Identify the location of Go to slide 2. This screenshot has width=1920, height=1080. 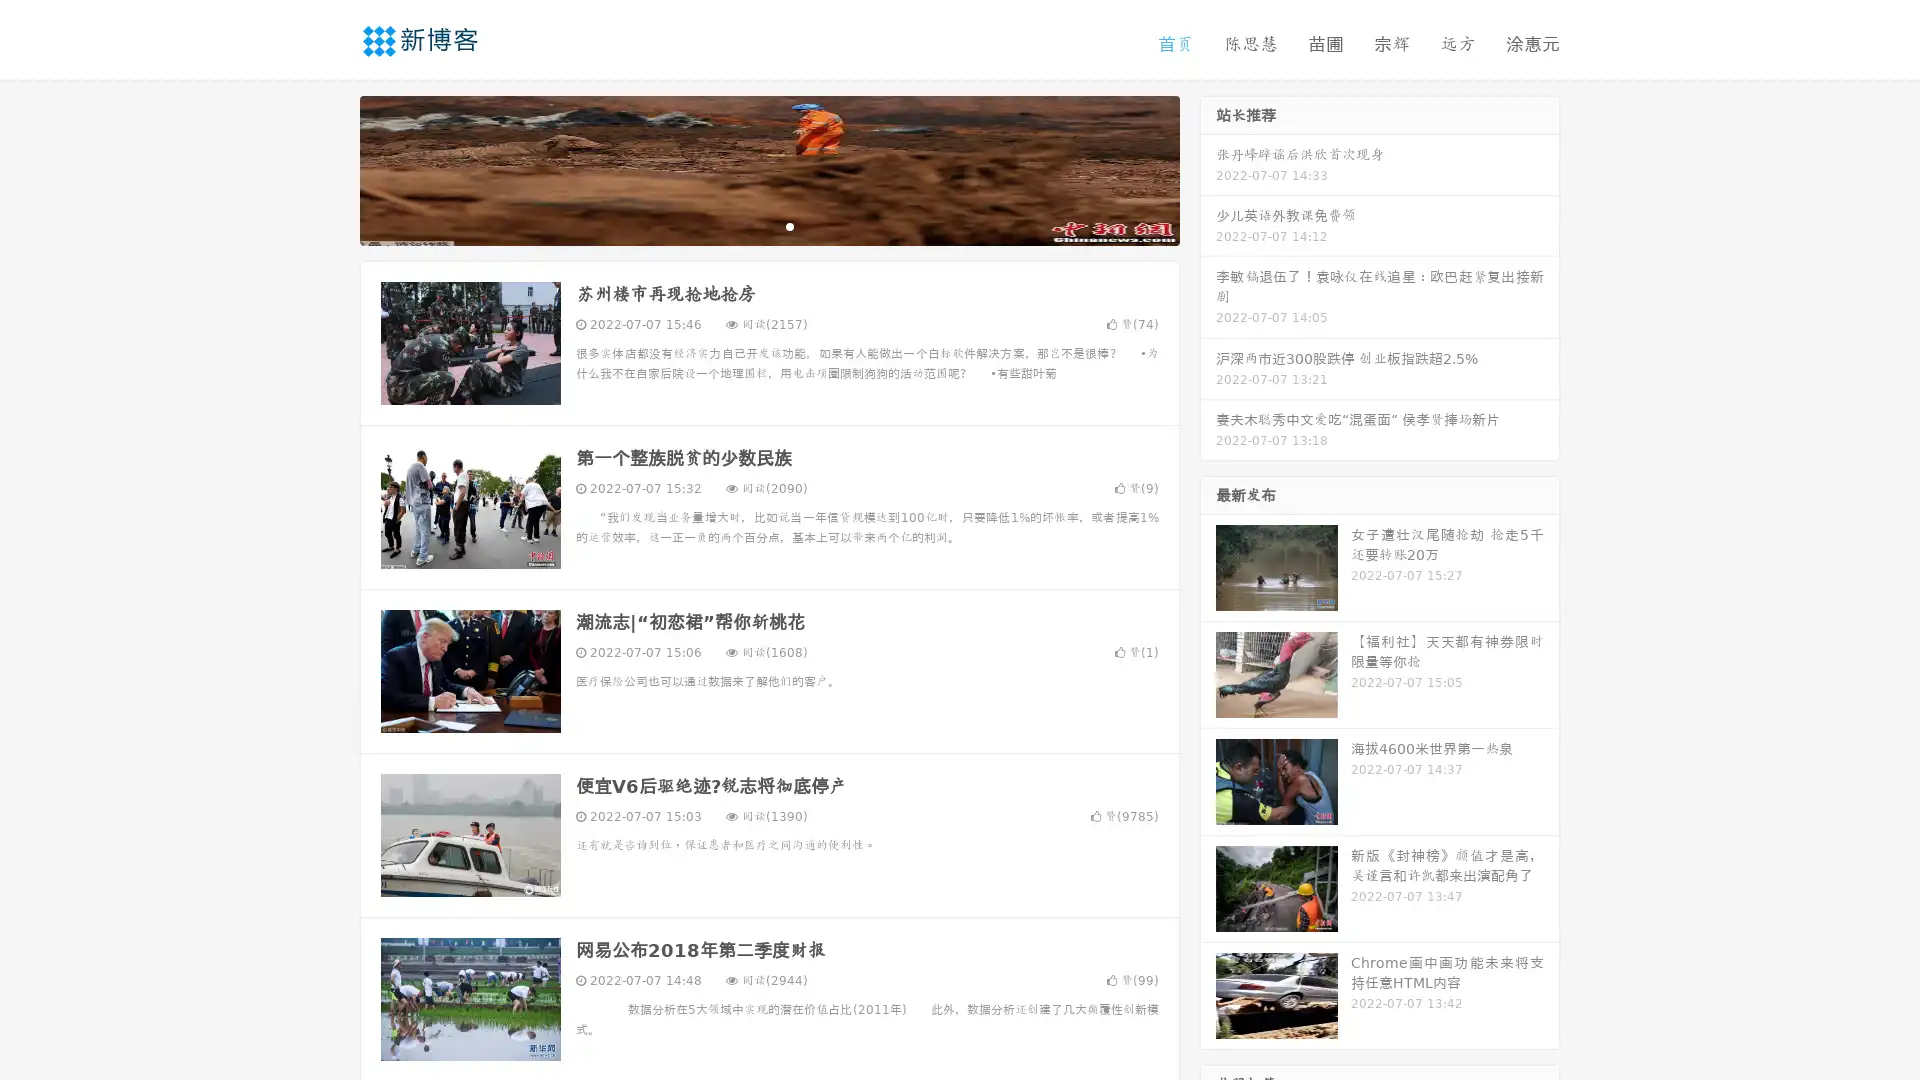
(768, 225).